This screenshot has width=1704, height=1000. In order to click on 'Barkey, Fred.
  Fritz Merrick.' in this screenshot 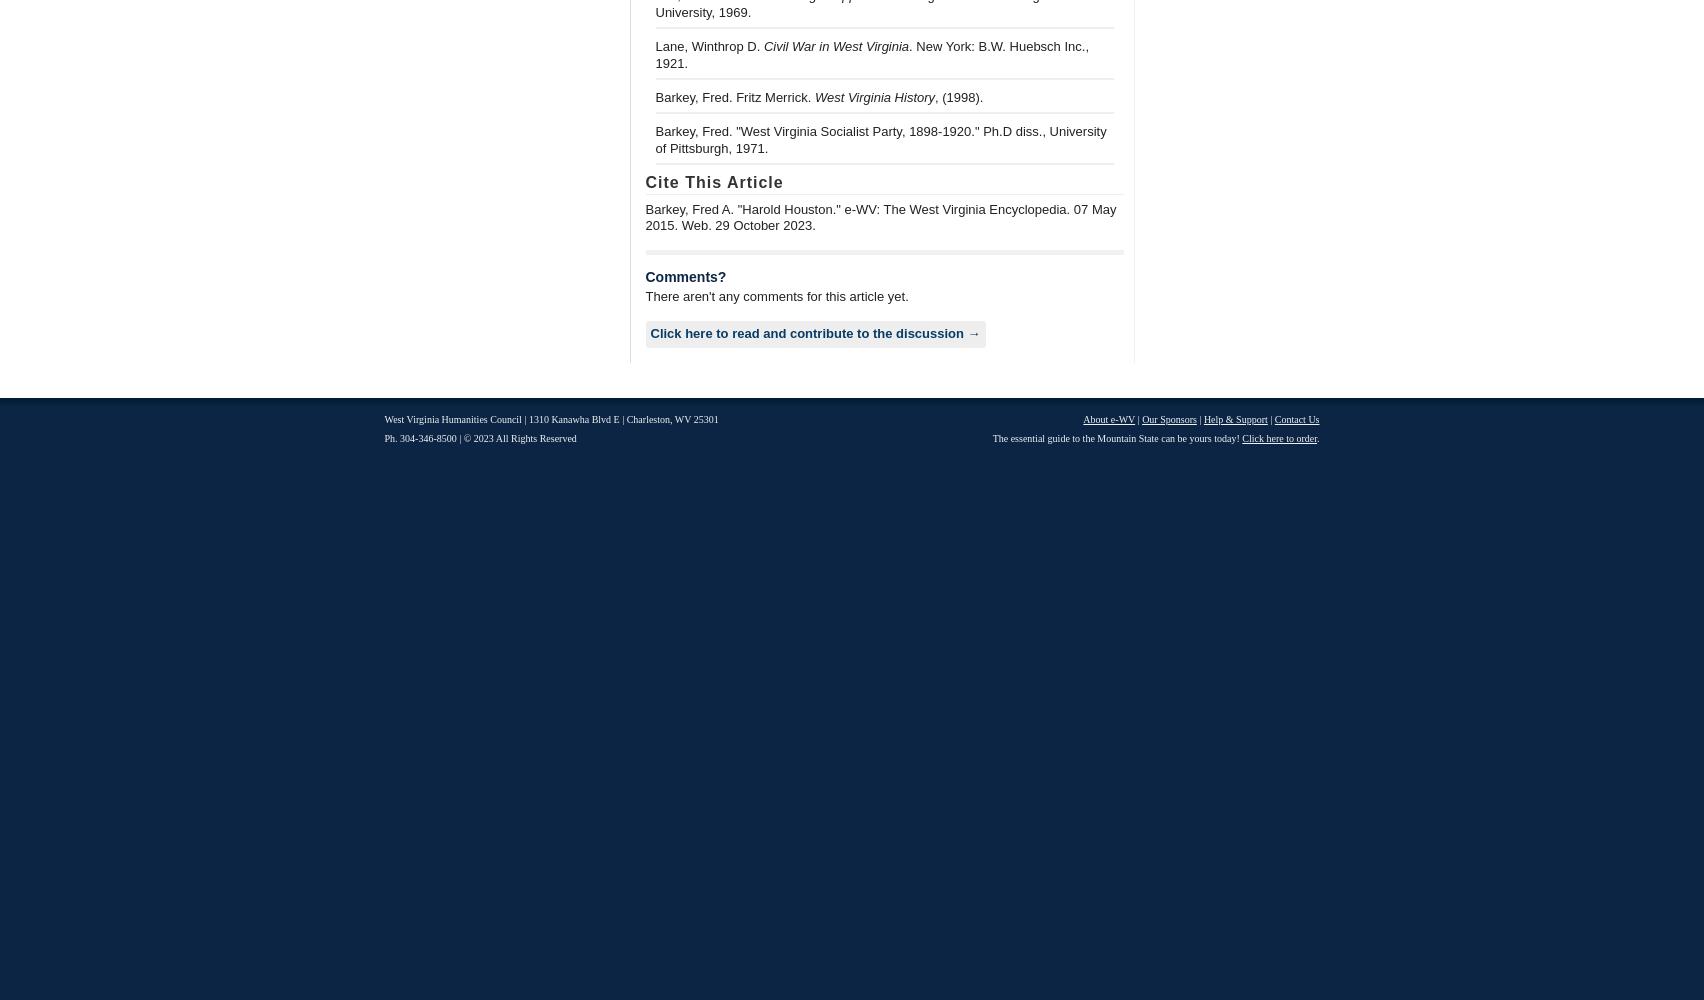, I will do `click(733, 95)`.